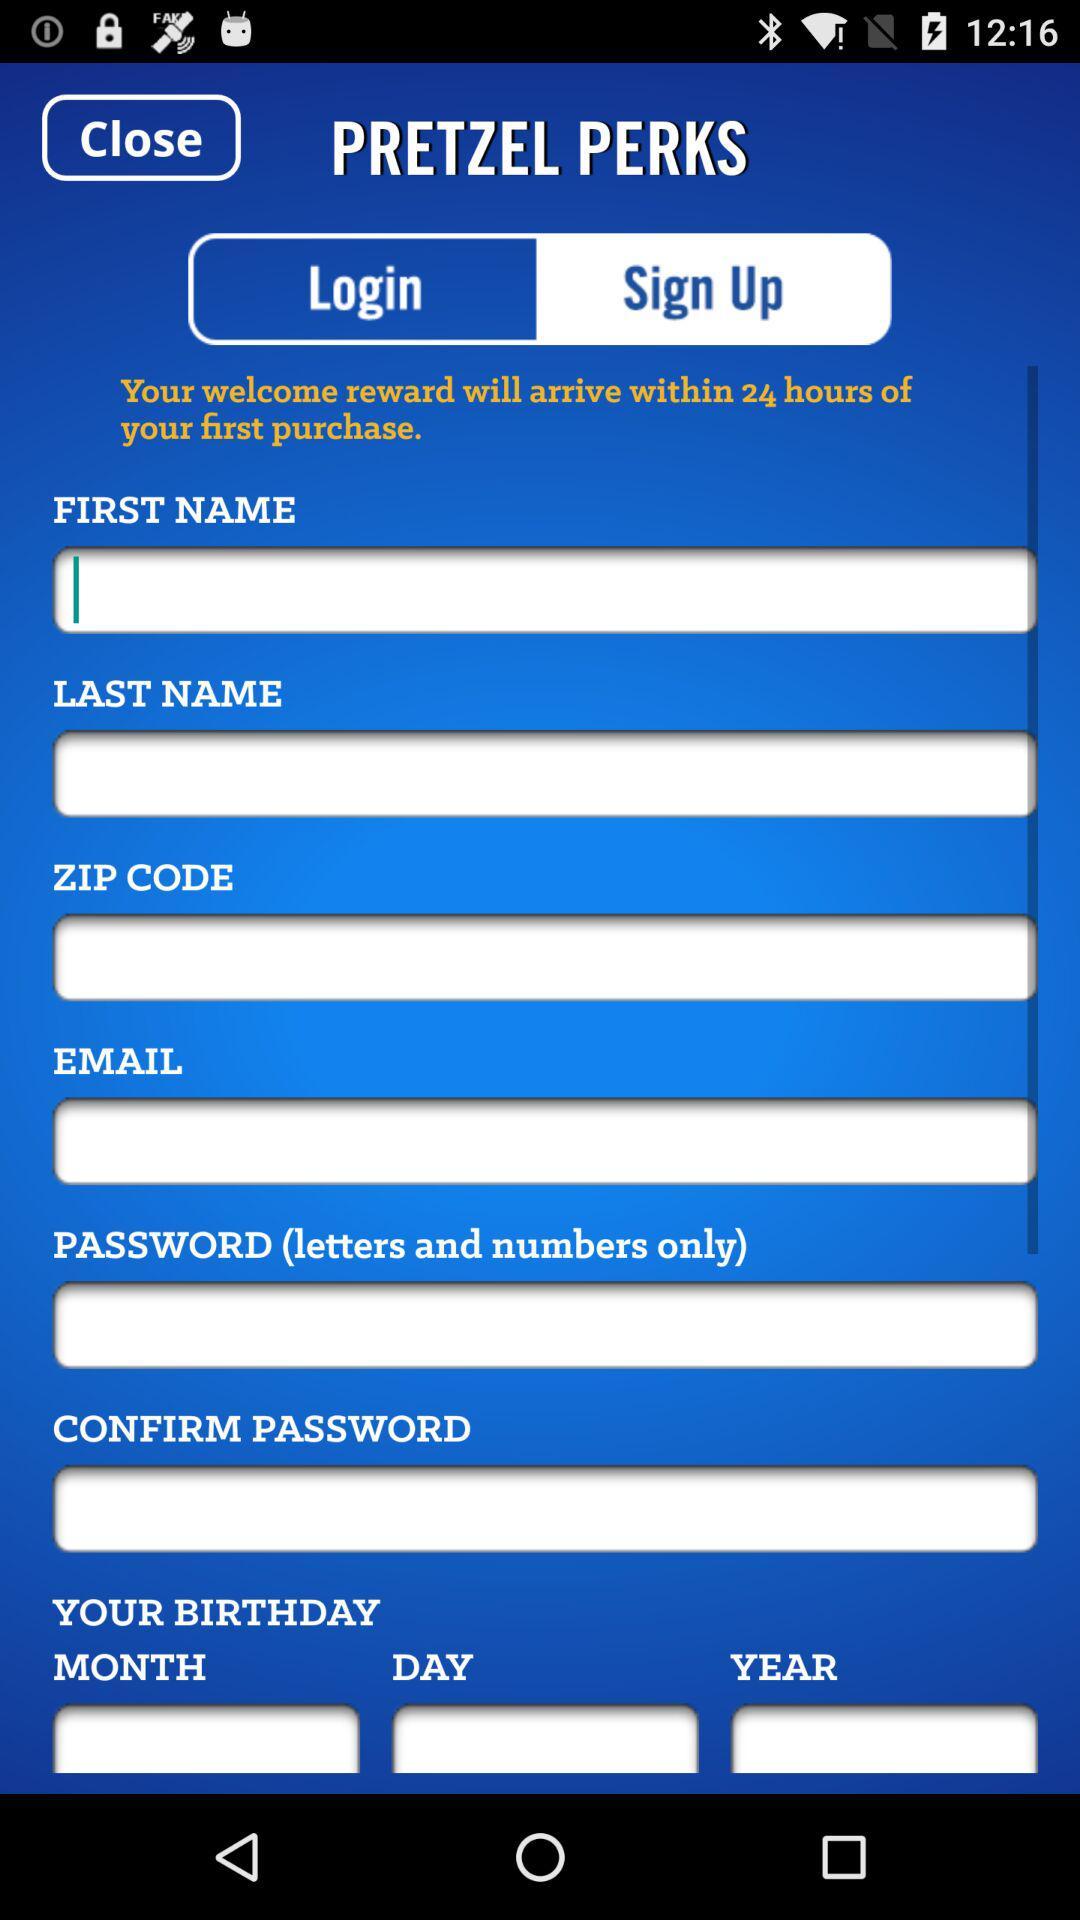 Image resolution: width=1080 pixels, height=1920 pixels. What do you see at coordinates (545, 1508) in the screenshot?
I see `confirm password` at bounding box center [545, 1508].